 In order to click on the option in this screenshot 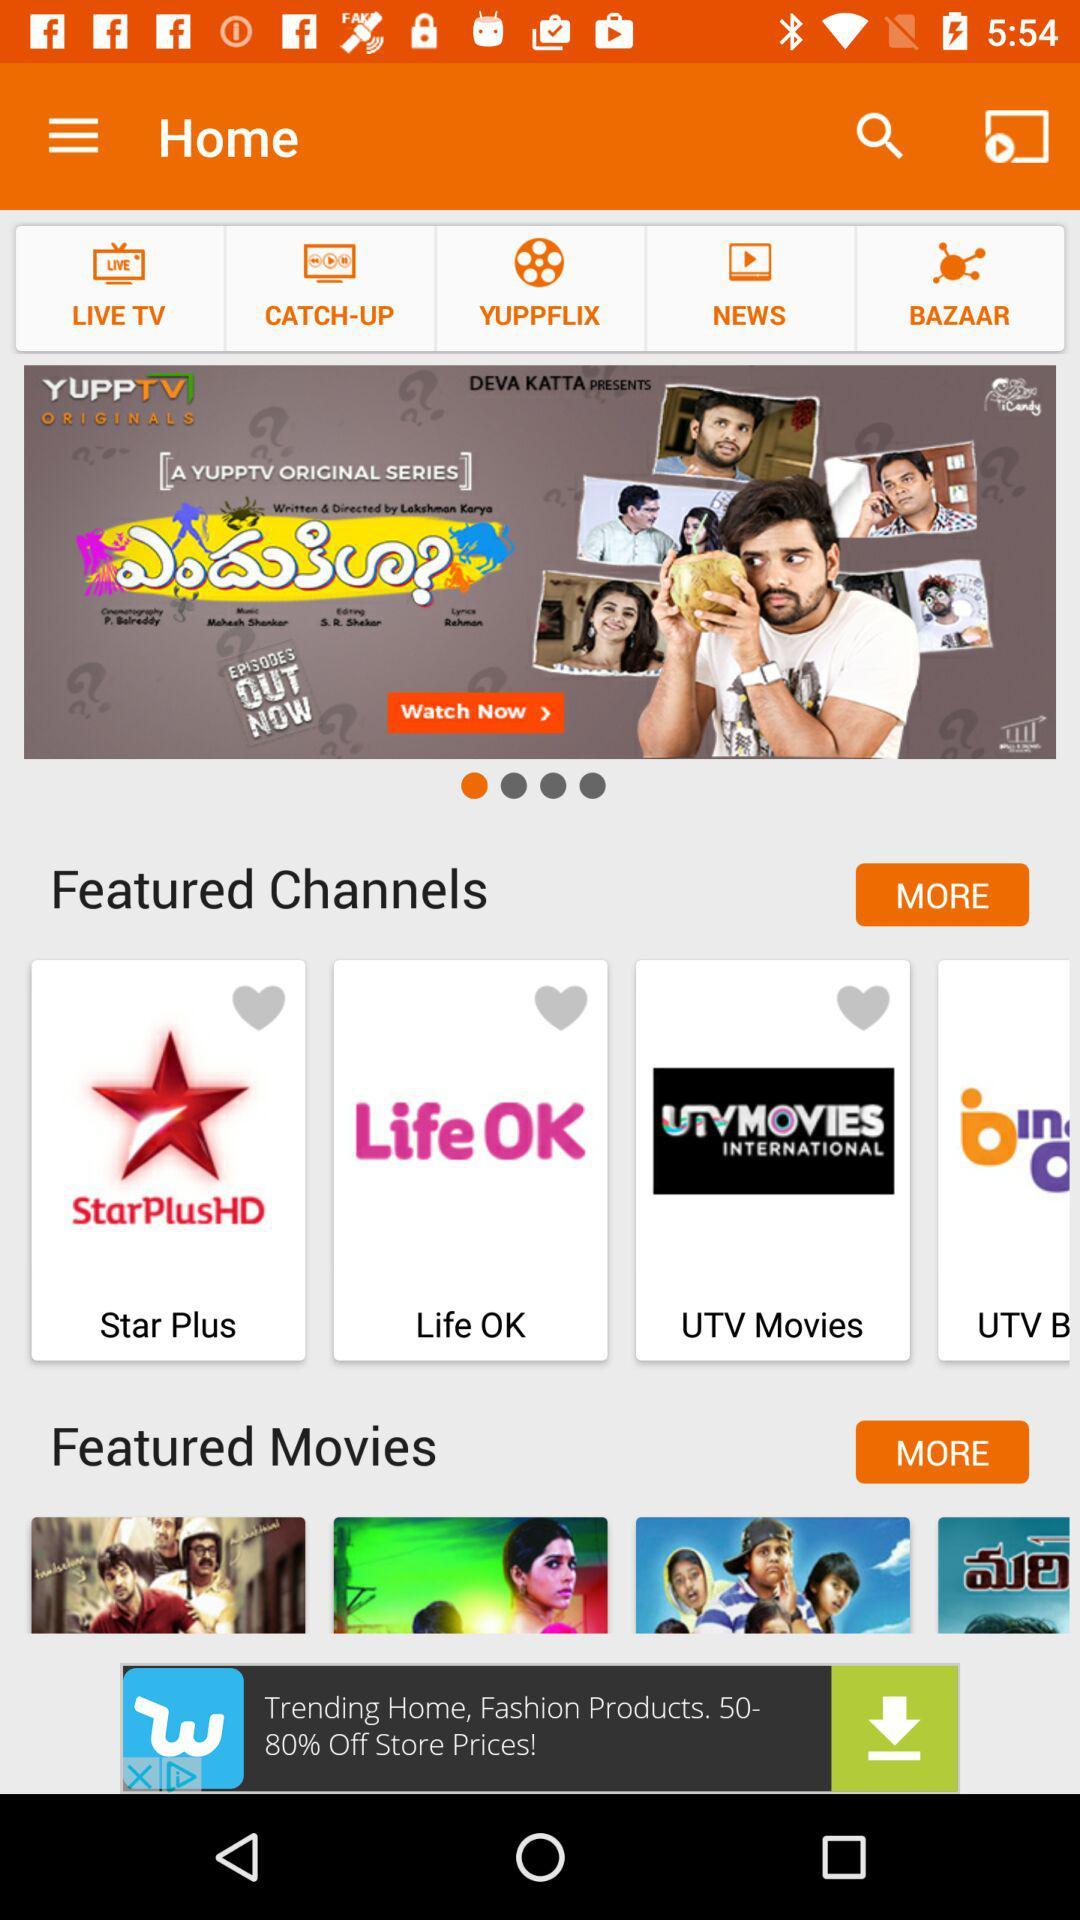, I will do `click(540, 1727)`.